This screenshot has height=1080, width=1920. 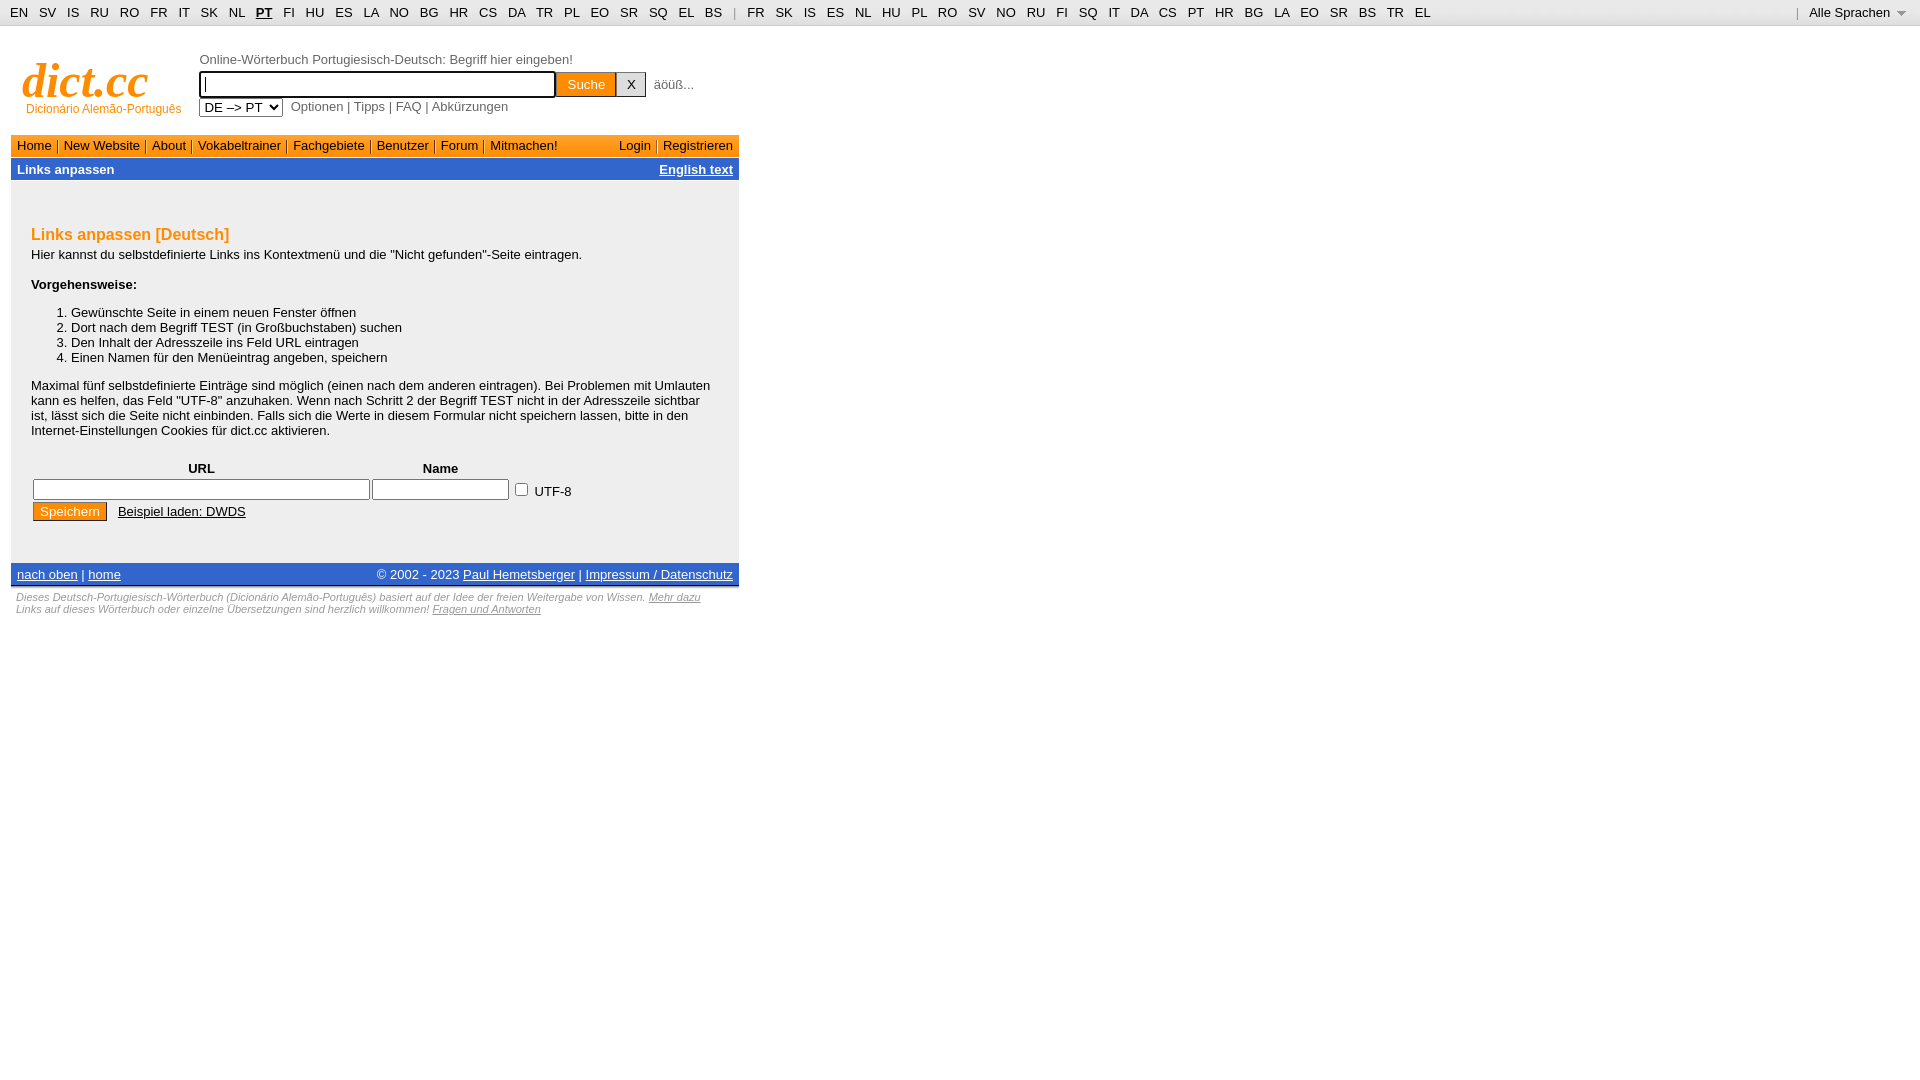 I want to click on 'Fragen und Antworten', so click(x=431, y=608).